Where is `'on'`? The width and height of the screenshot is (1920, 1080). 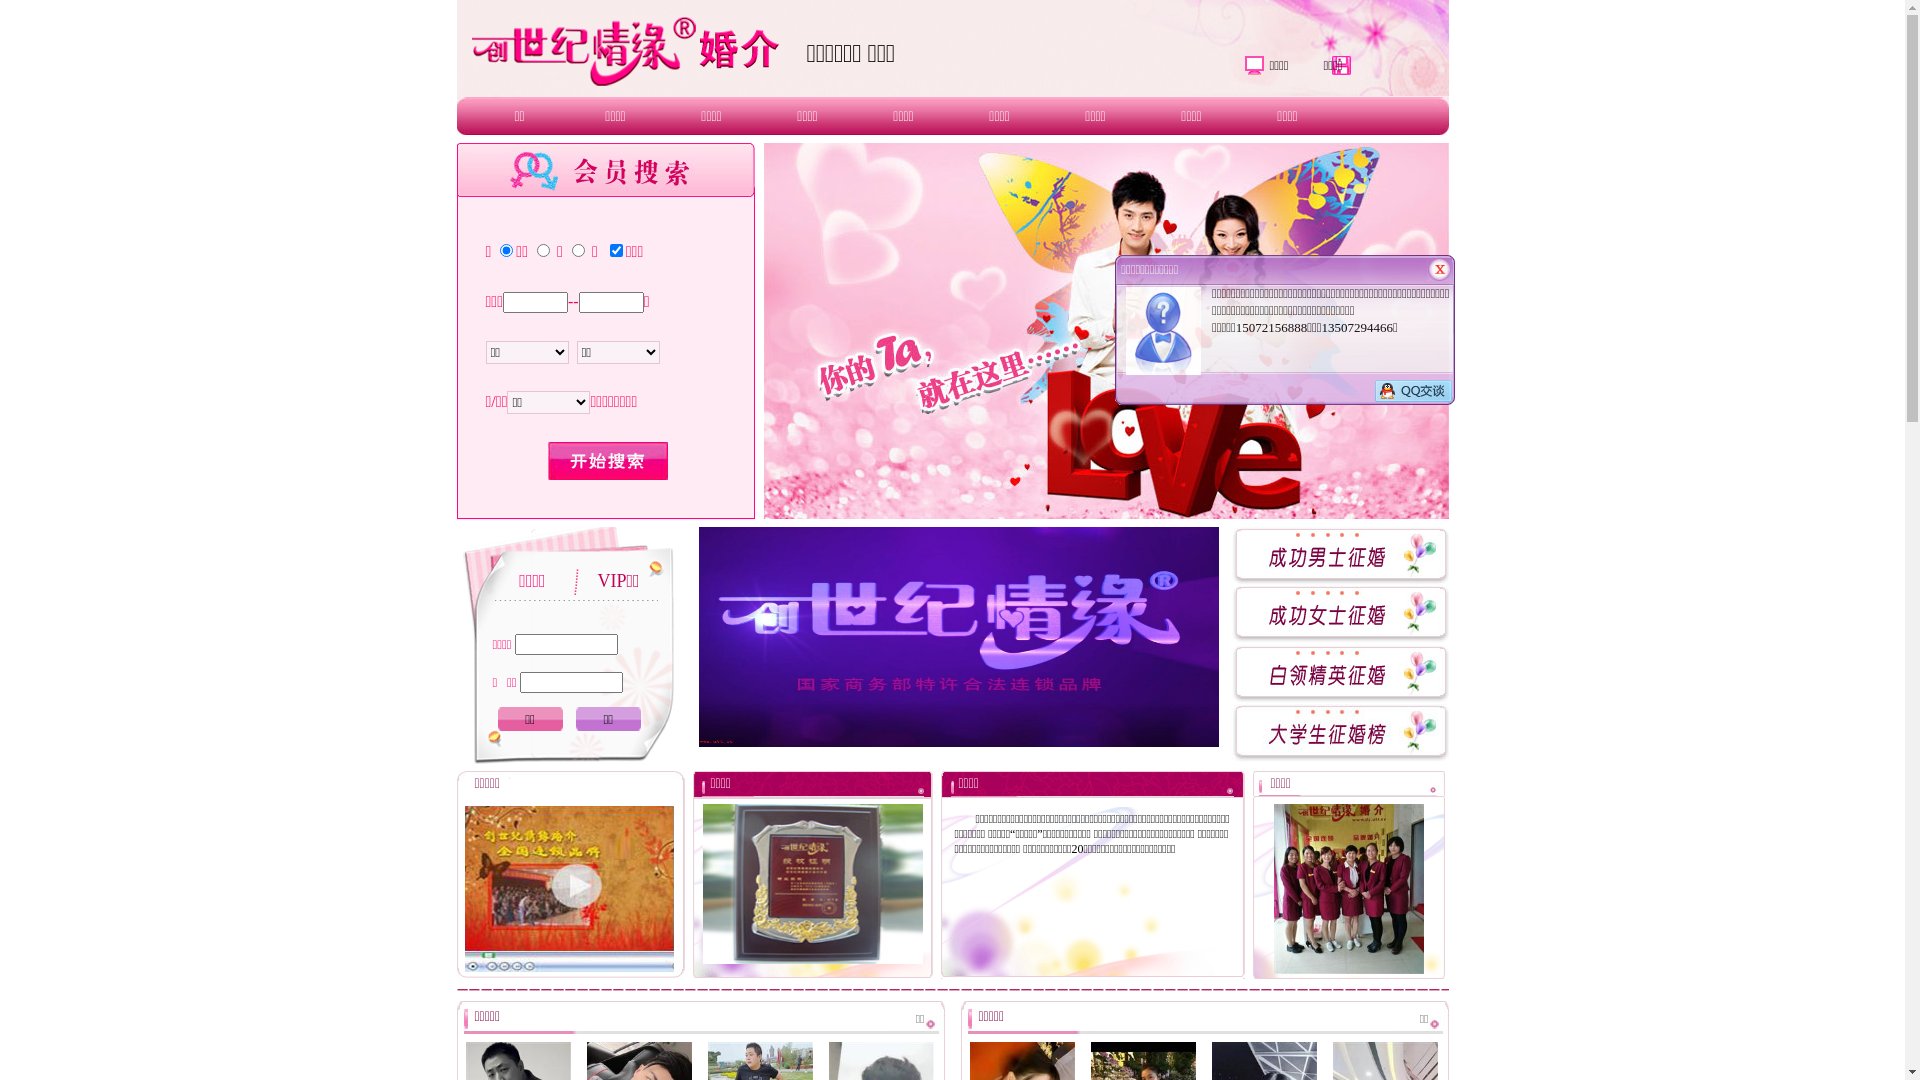 'on' is located at coordinates (615, 249).